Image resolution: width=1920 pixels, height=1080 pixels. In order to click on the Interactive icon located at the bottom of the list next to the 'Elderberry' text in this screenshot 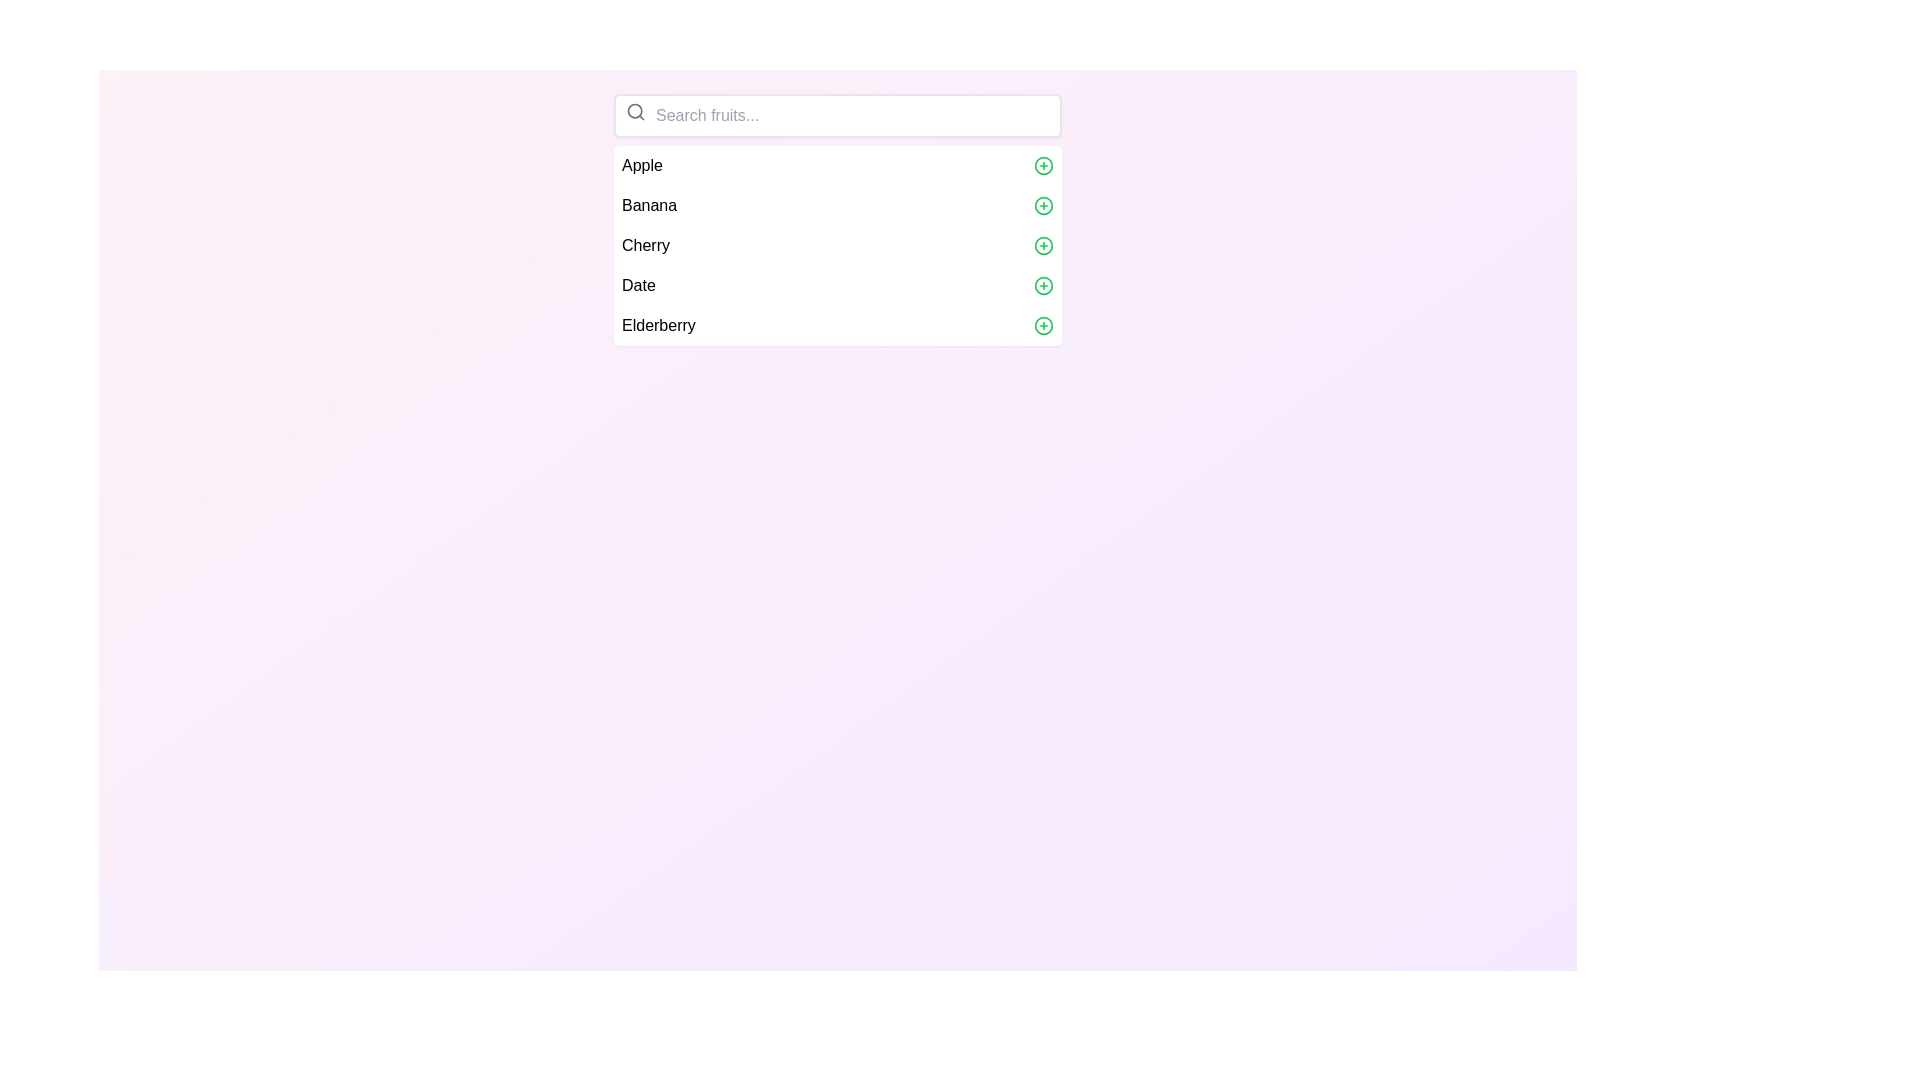, I will do `click(1042, 325)`.